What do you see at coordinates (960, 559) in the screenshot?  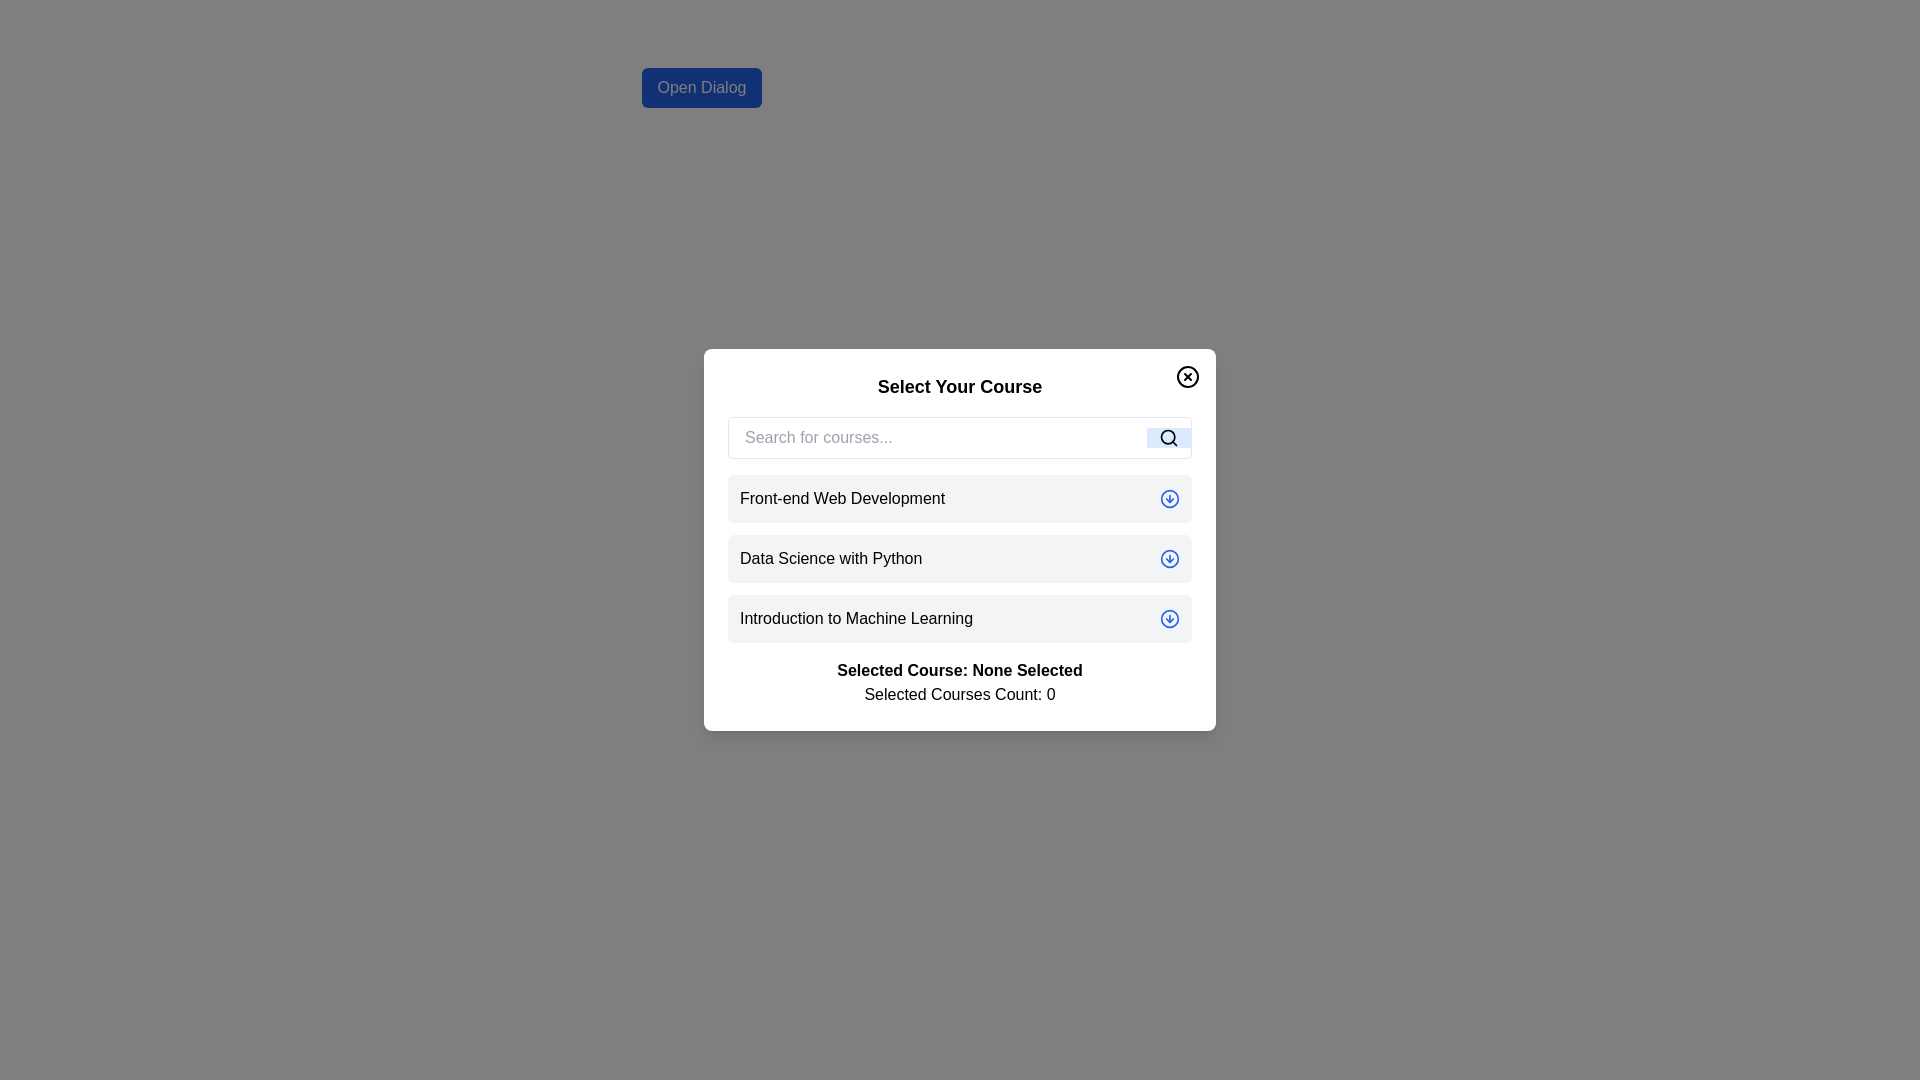 I see `the second item in the list of course options, which reads 'Data Science with Python', located in the dialog box labeled 'Select Your Course'` at bounding box center [960, 559].